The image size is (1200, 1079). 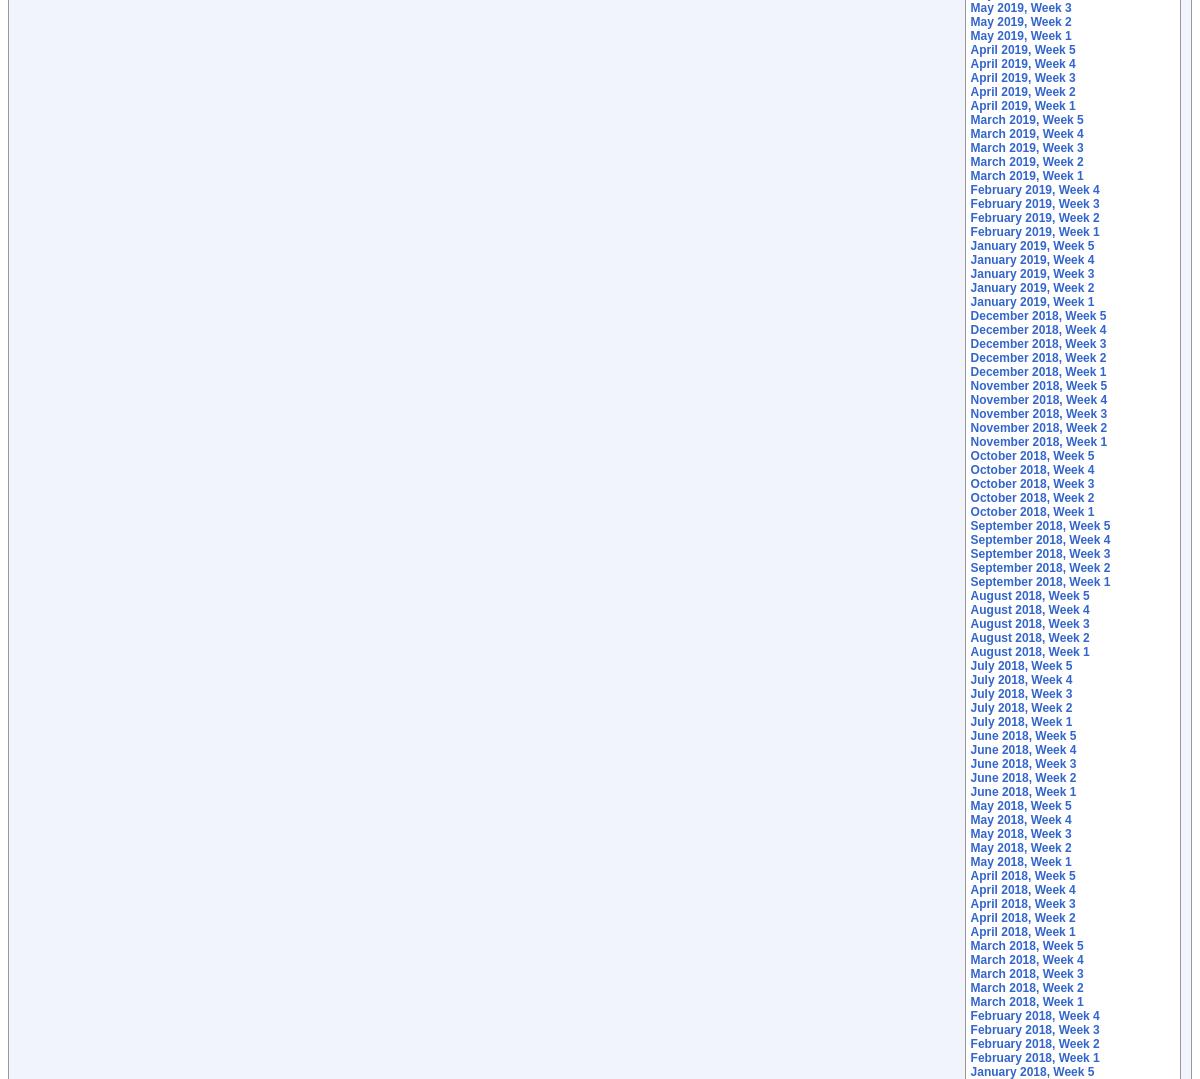 What do you see at coordinates (1038, 315) in the screenshot?
I see `'December 2018, Week 5'` at bounding box center [1038, 315].